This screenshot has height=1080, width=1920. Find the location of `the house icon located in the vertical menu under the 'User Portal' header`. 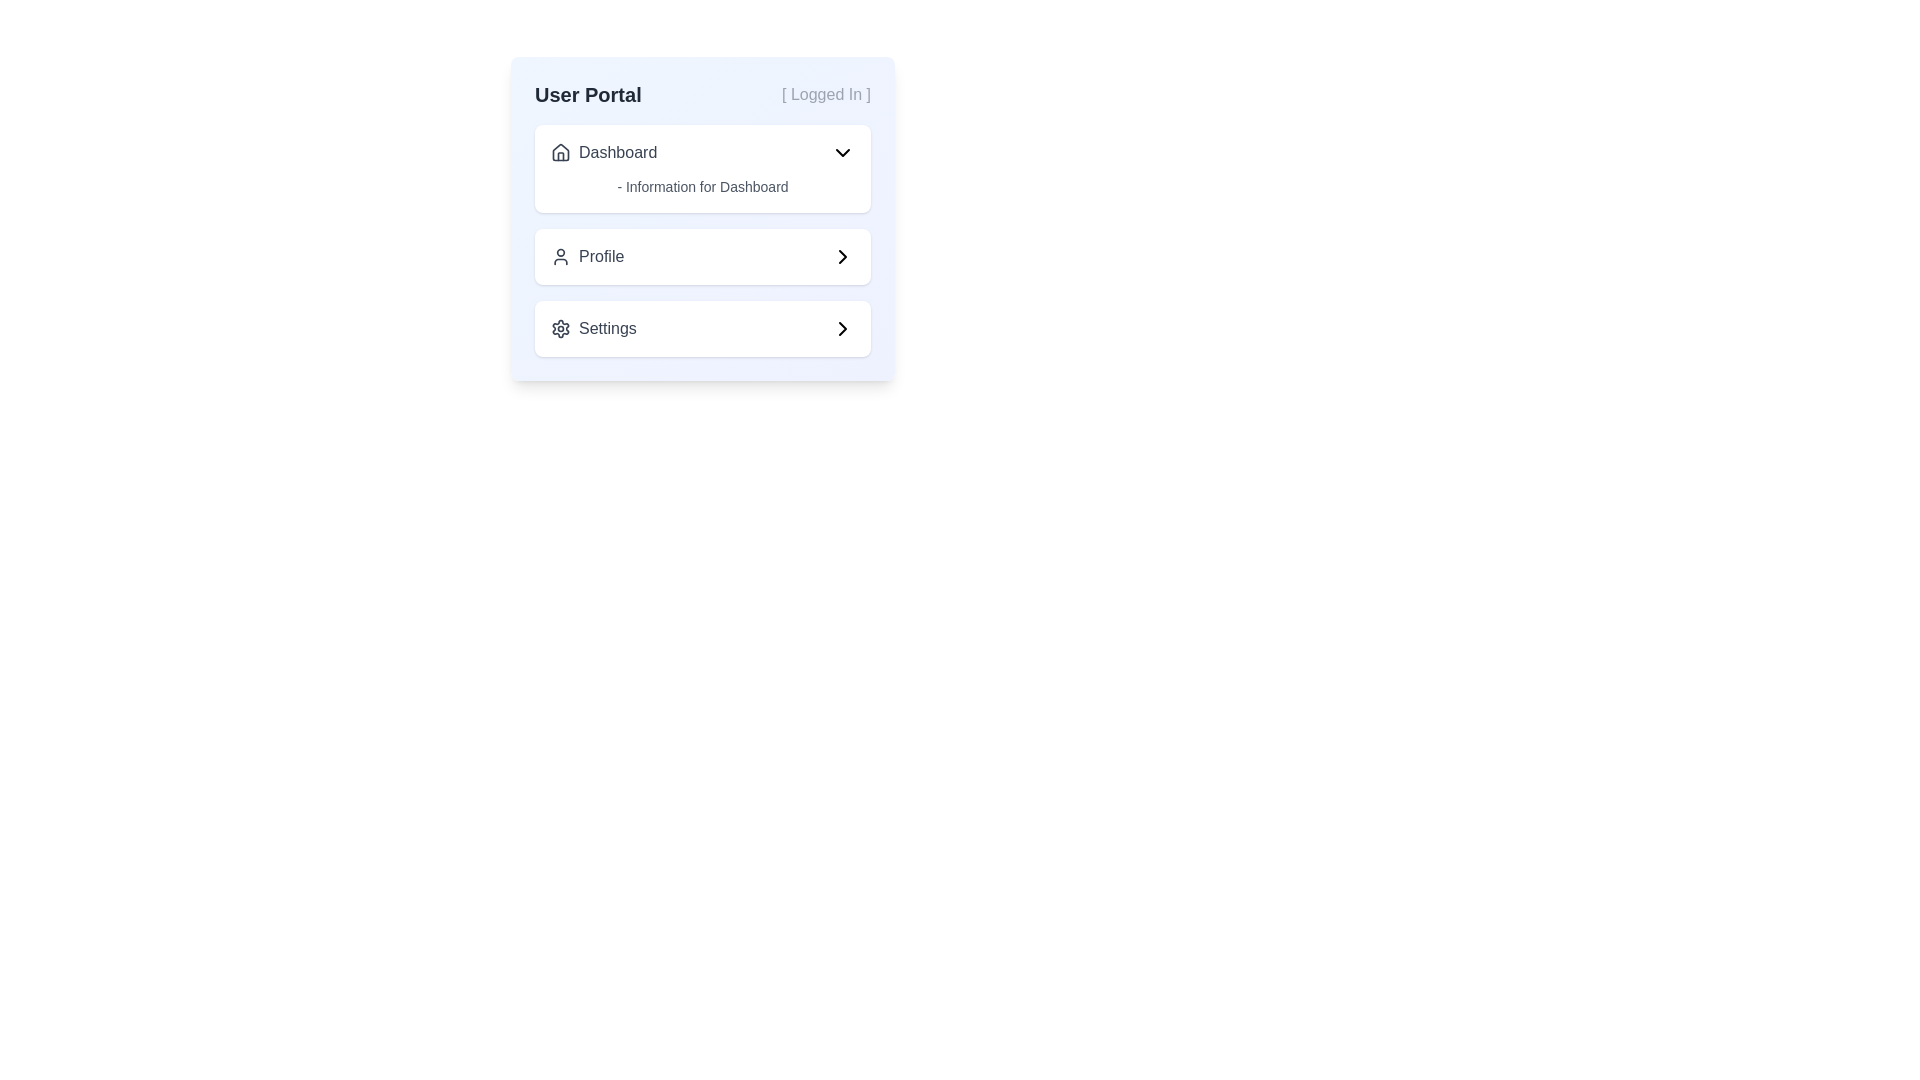

the house icon located in the vertical menu under the 'User Portal' header is located at coordinates (560, 152).